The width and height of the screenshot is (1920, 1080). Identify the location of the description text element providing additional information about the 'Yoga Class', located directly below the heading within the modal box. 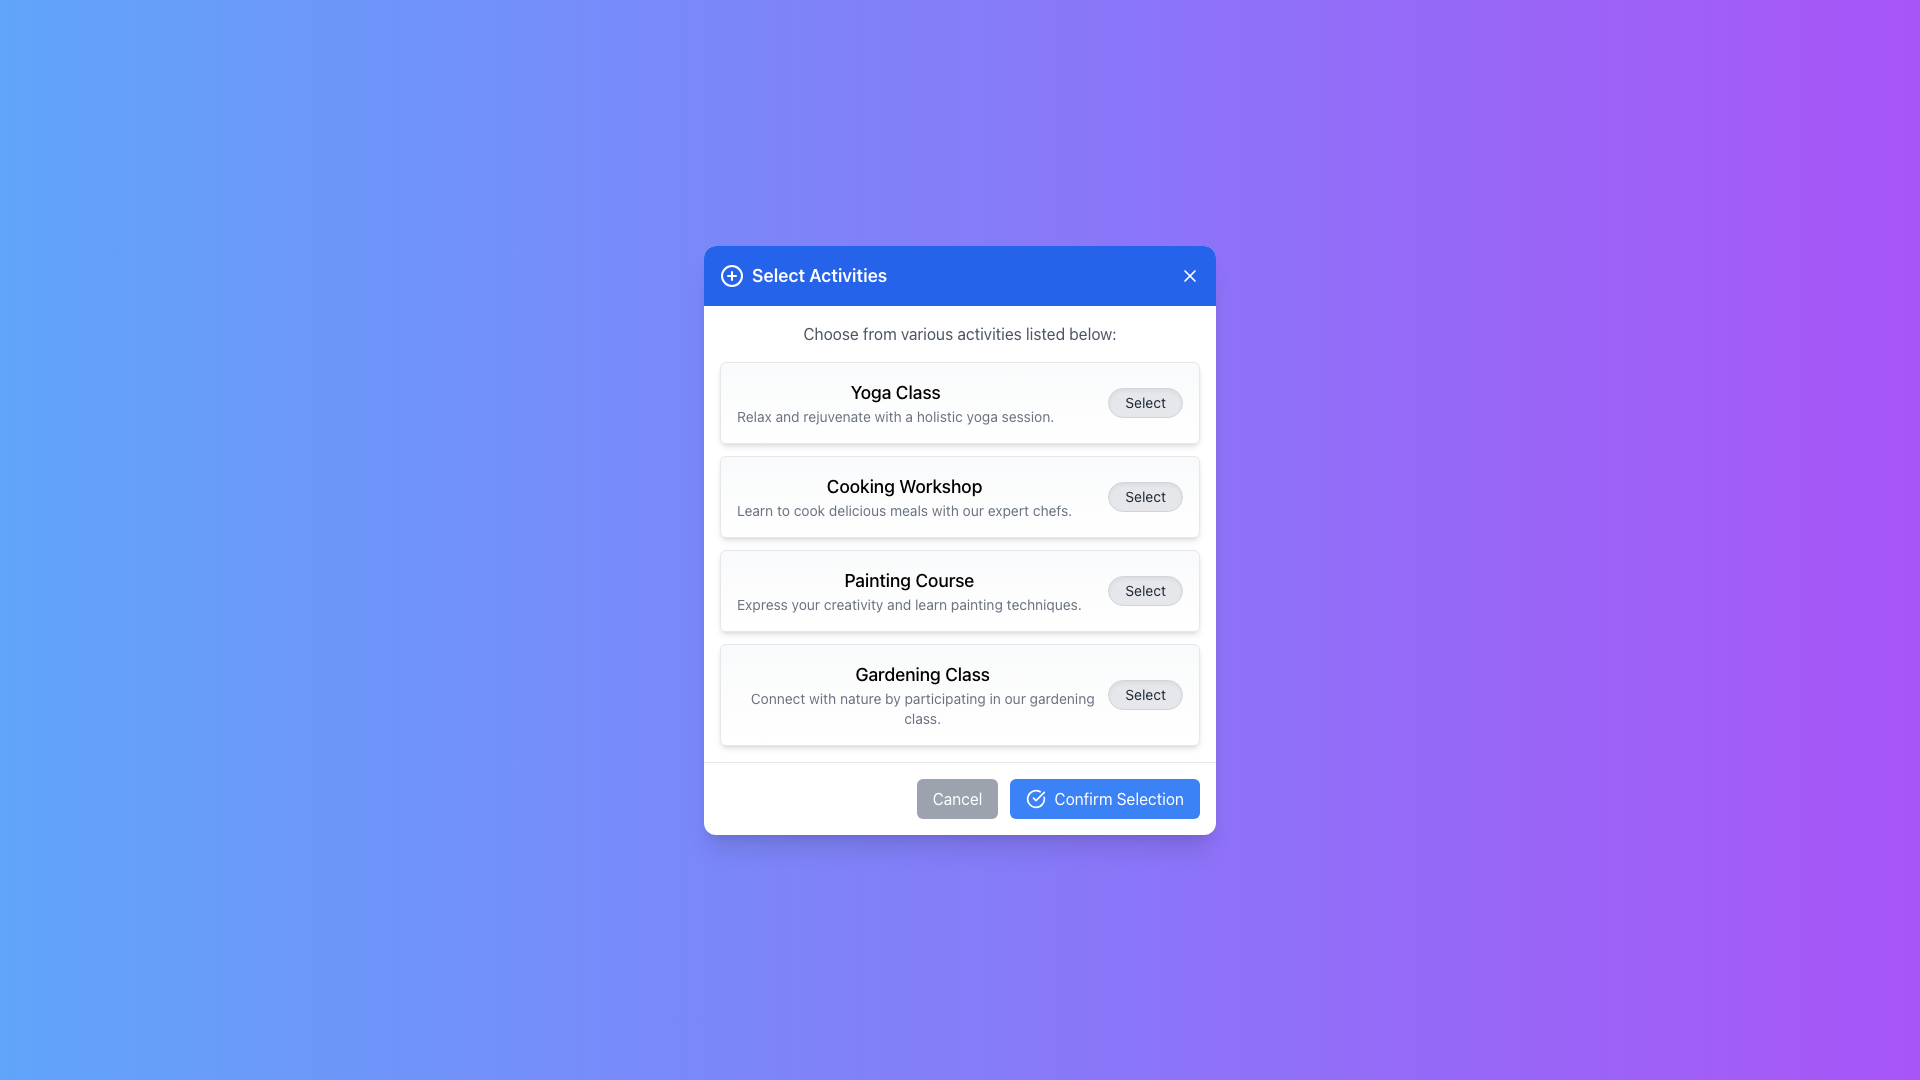
(894, 415).